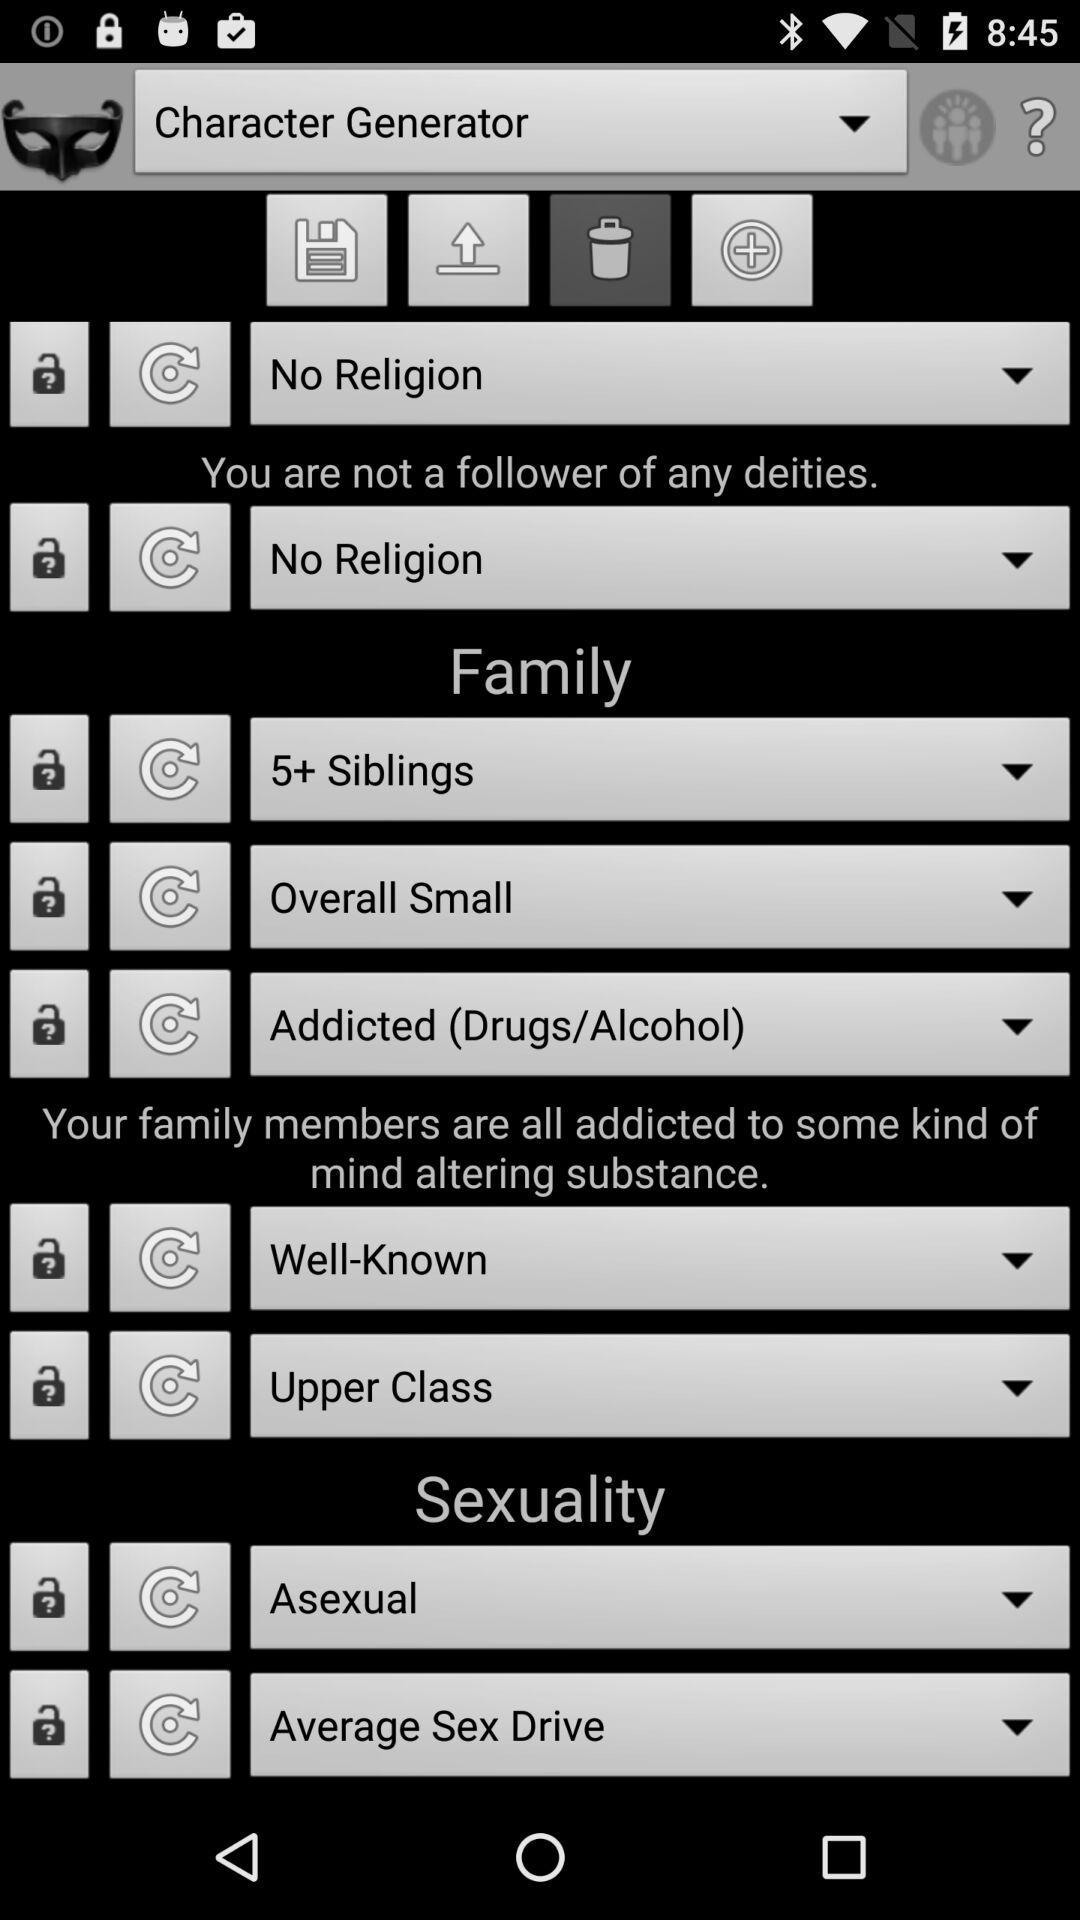 The image size is (1080, 1920). I want to click on lock, so click(48, 1262).